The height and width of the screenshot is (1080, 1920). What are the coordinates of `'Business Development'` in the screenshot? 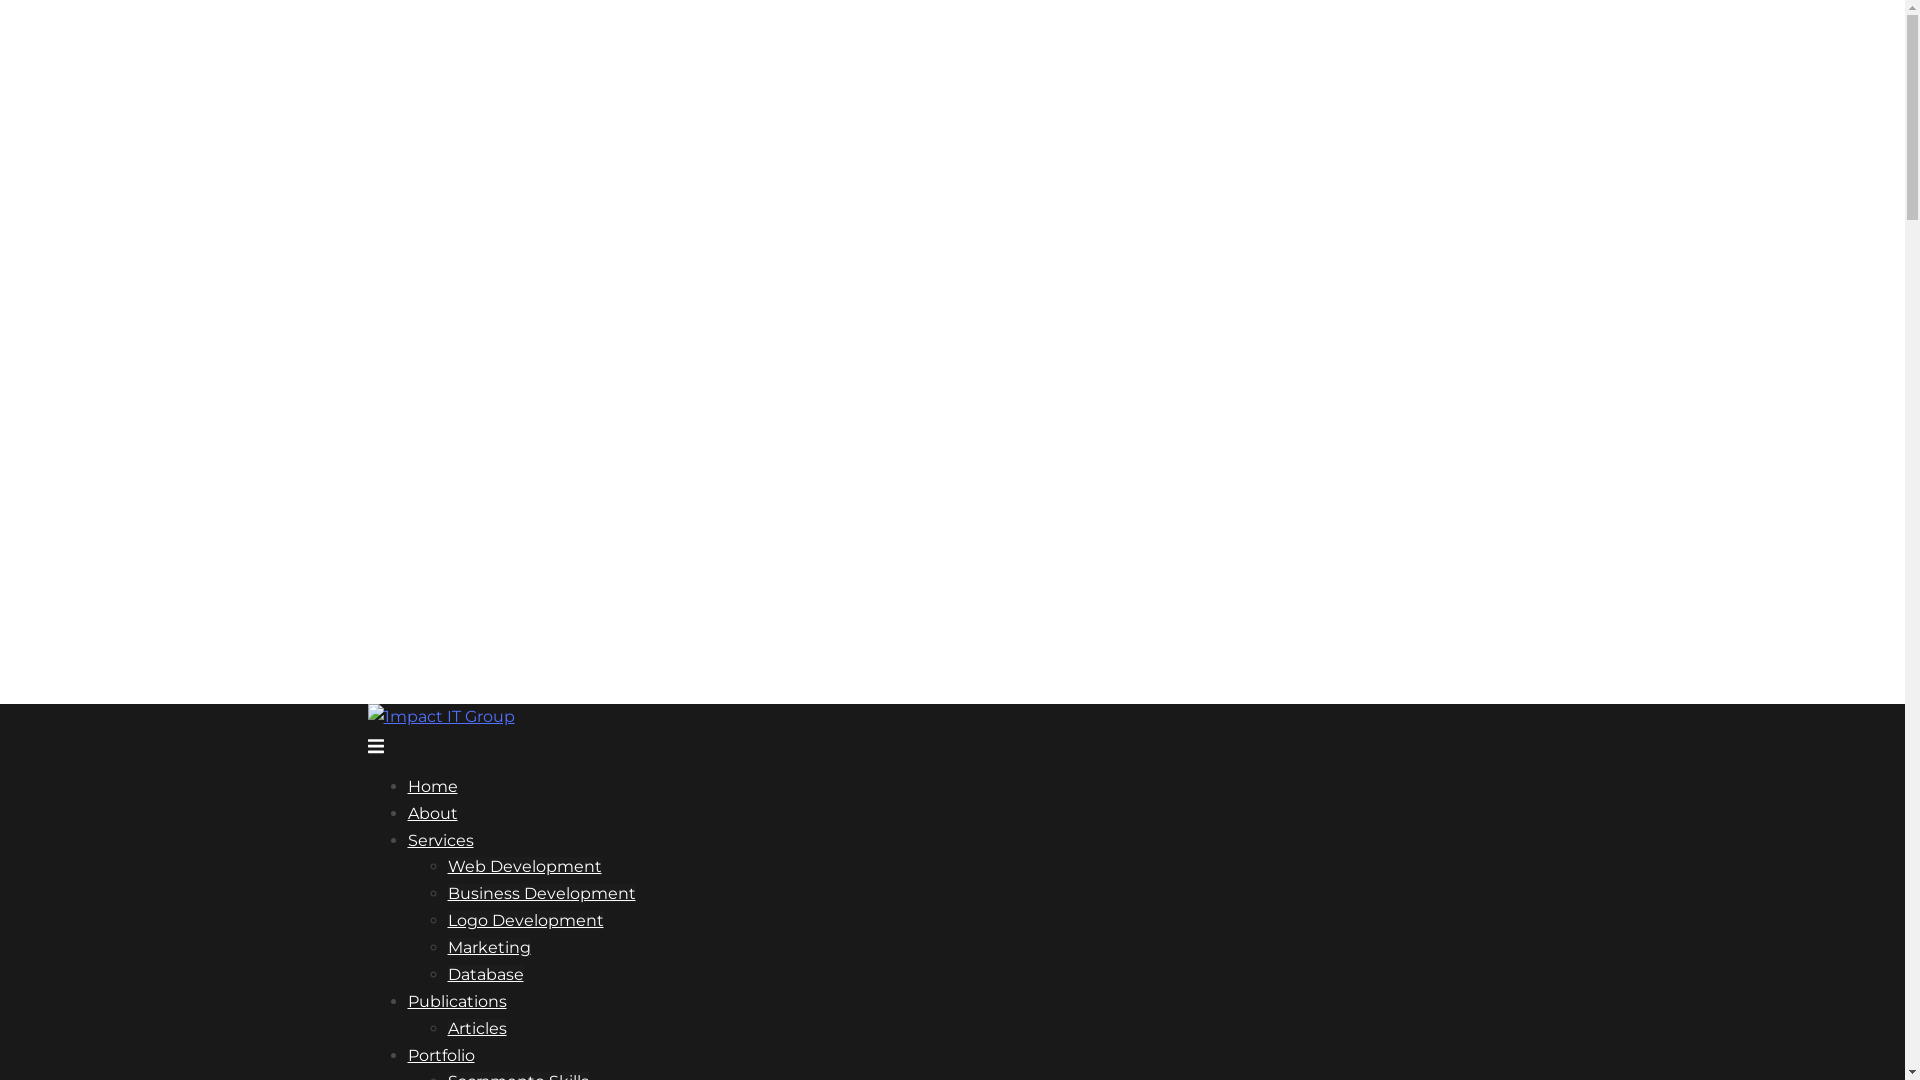 It's located at (542, 892).